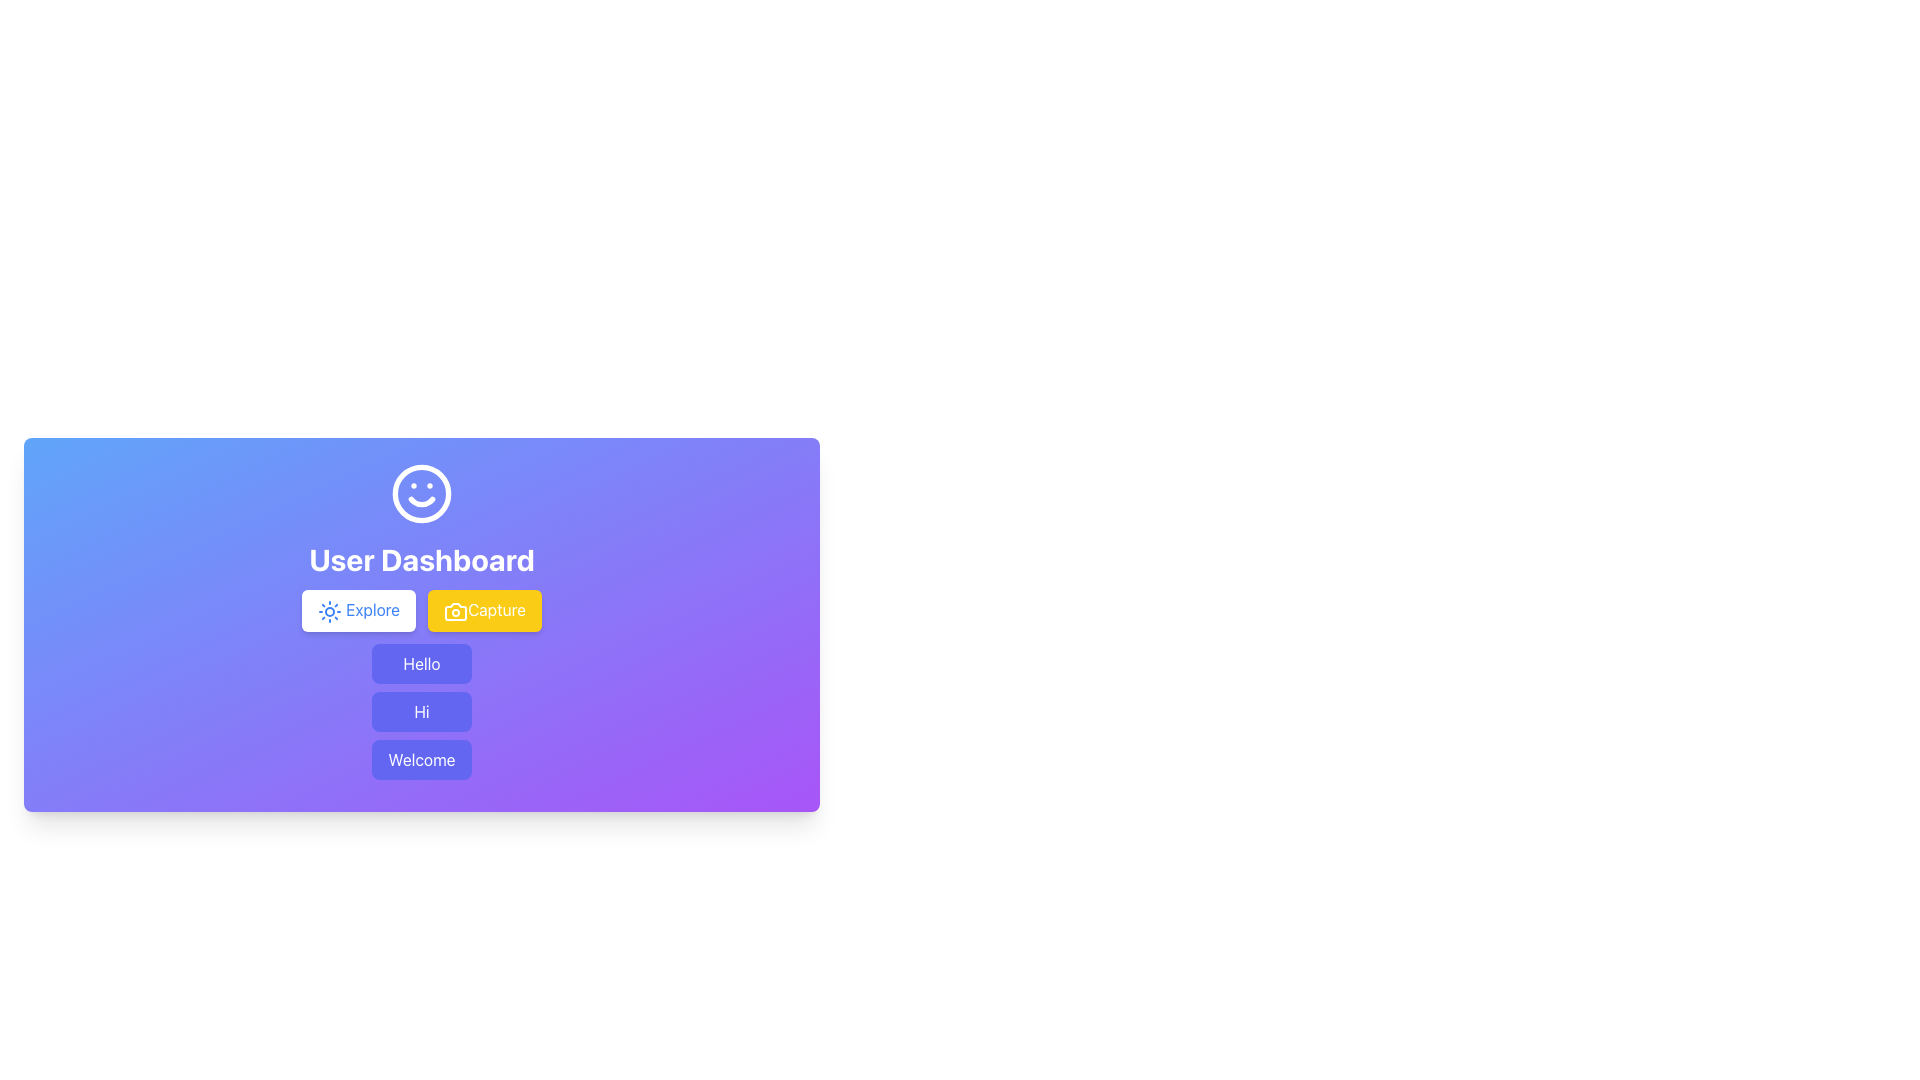 The image size is (1920, 1080). Describe the element at coordinates (455, 610) in the screenshot. I see `the camera icon within the 'Capture' button, which is located in the middle section of the interface next to the 'Explore' button` at that location.